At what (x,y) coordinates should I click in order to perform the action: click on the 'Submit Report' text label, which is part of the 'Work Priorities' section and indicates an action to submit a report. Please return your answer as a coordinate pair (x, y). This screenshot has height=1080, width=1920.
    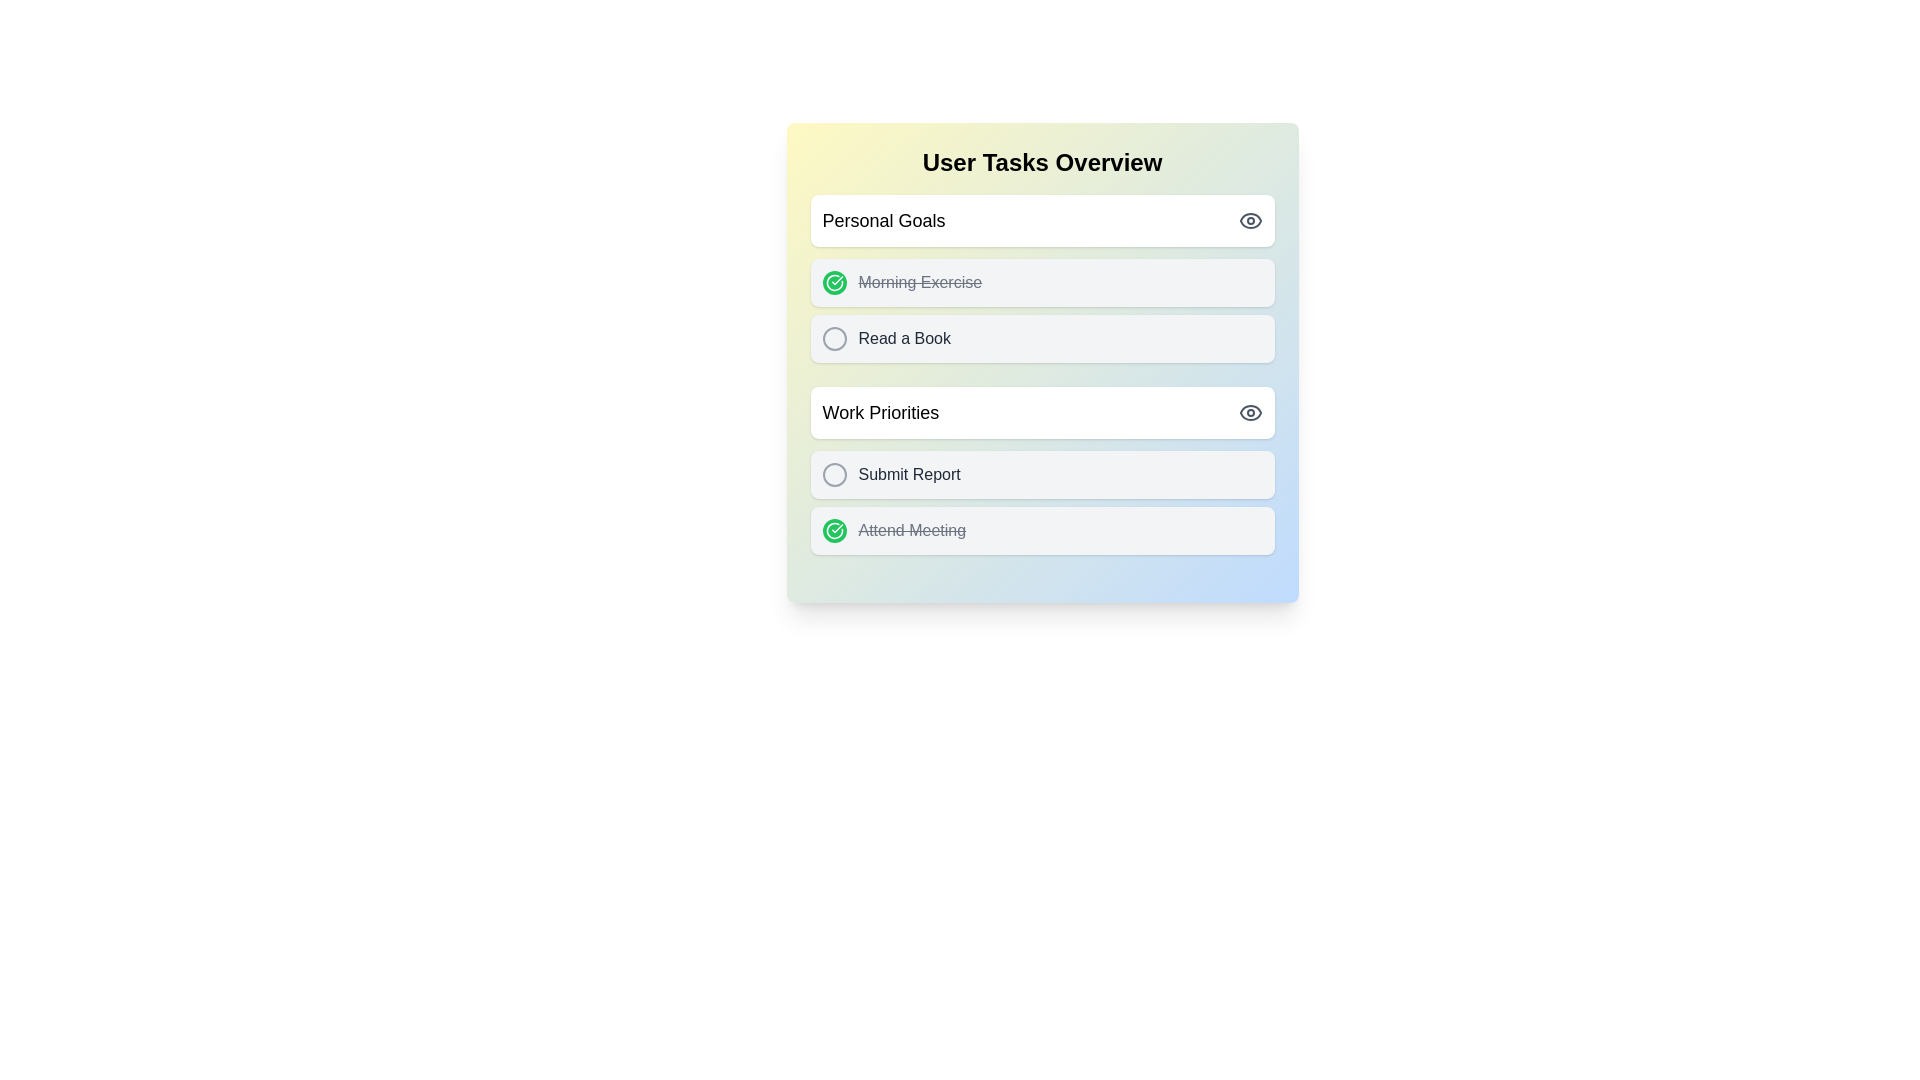
    Looking at the image, I should click on (908, 474).